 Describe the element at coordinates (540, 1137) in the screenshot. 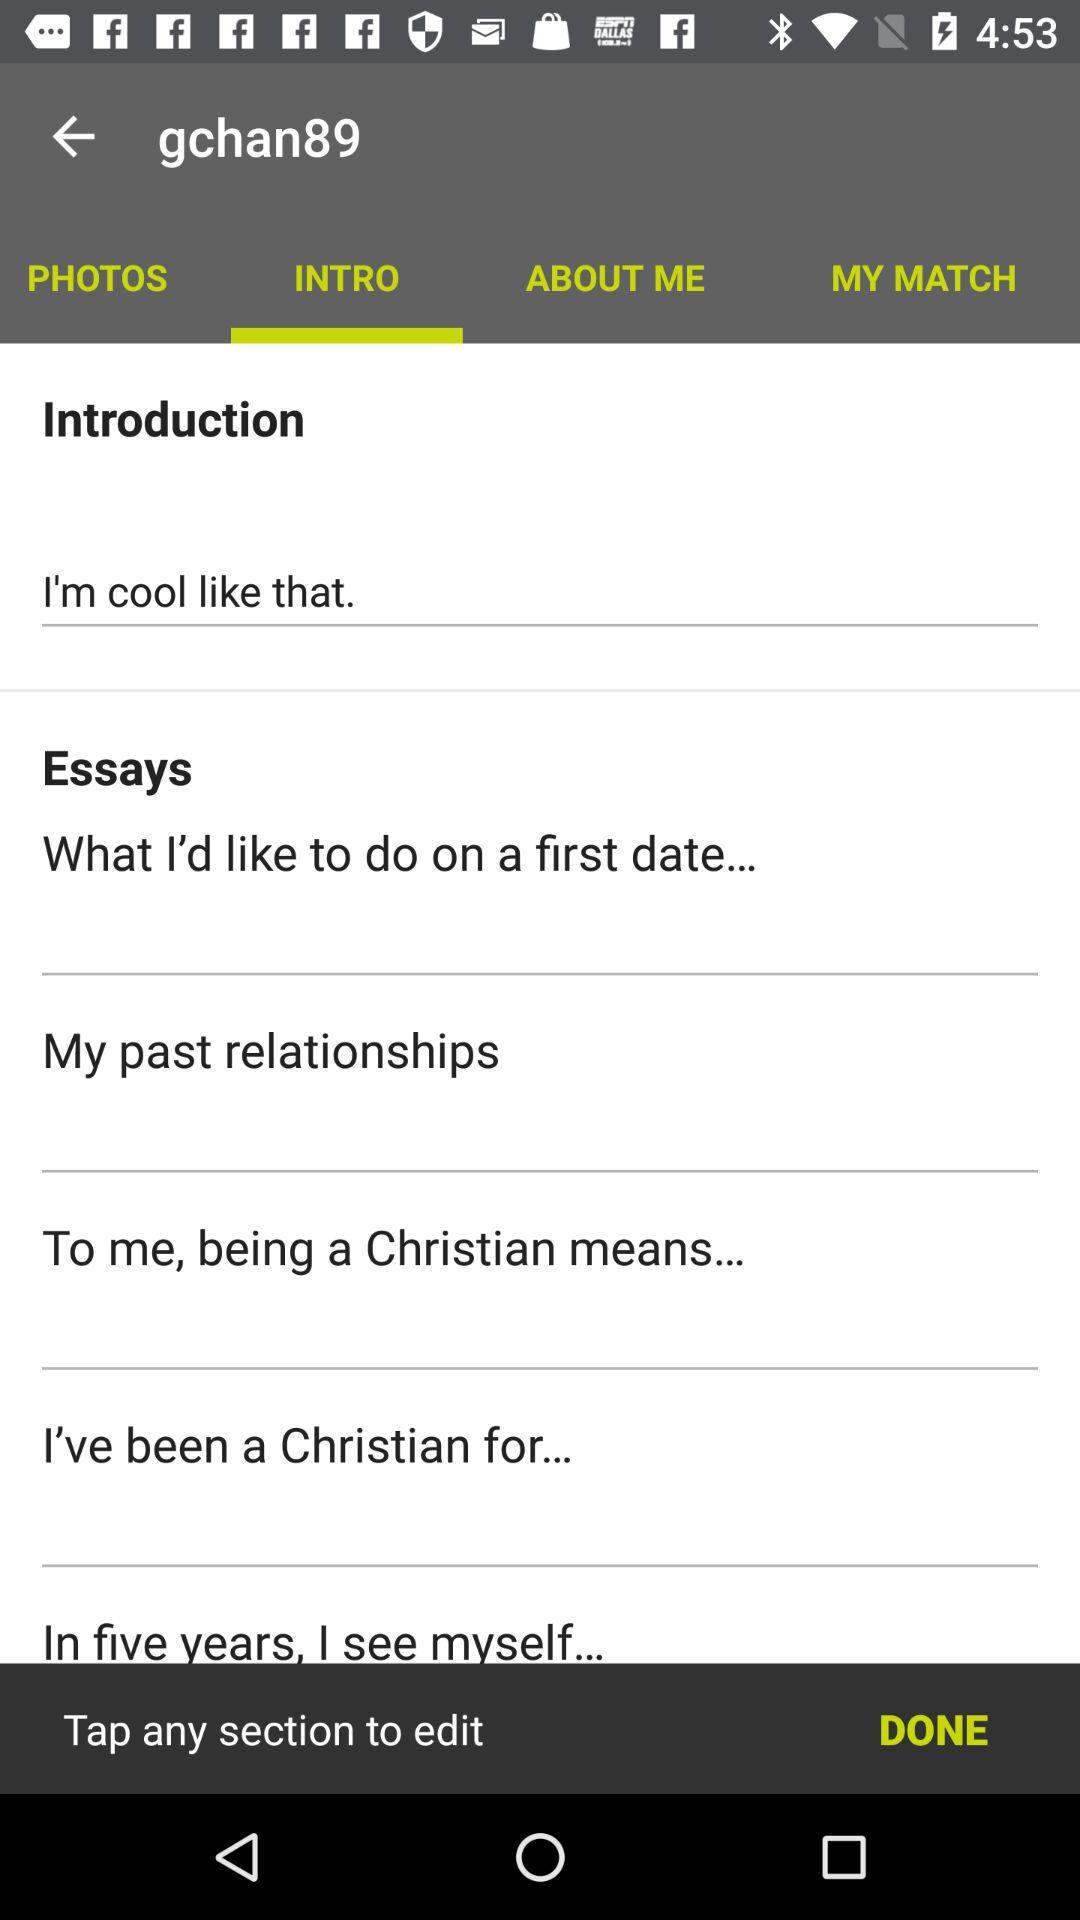

I see `text` at that location.